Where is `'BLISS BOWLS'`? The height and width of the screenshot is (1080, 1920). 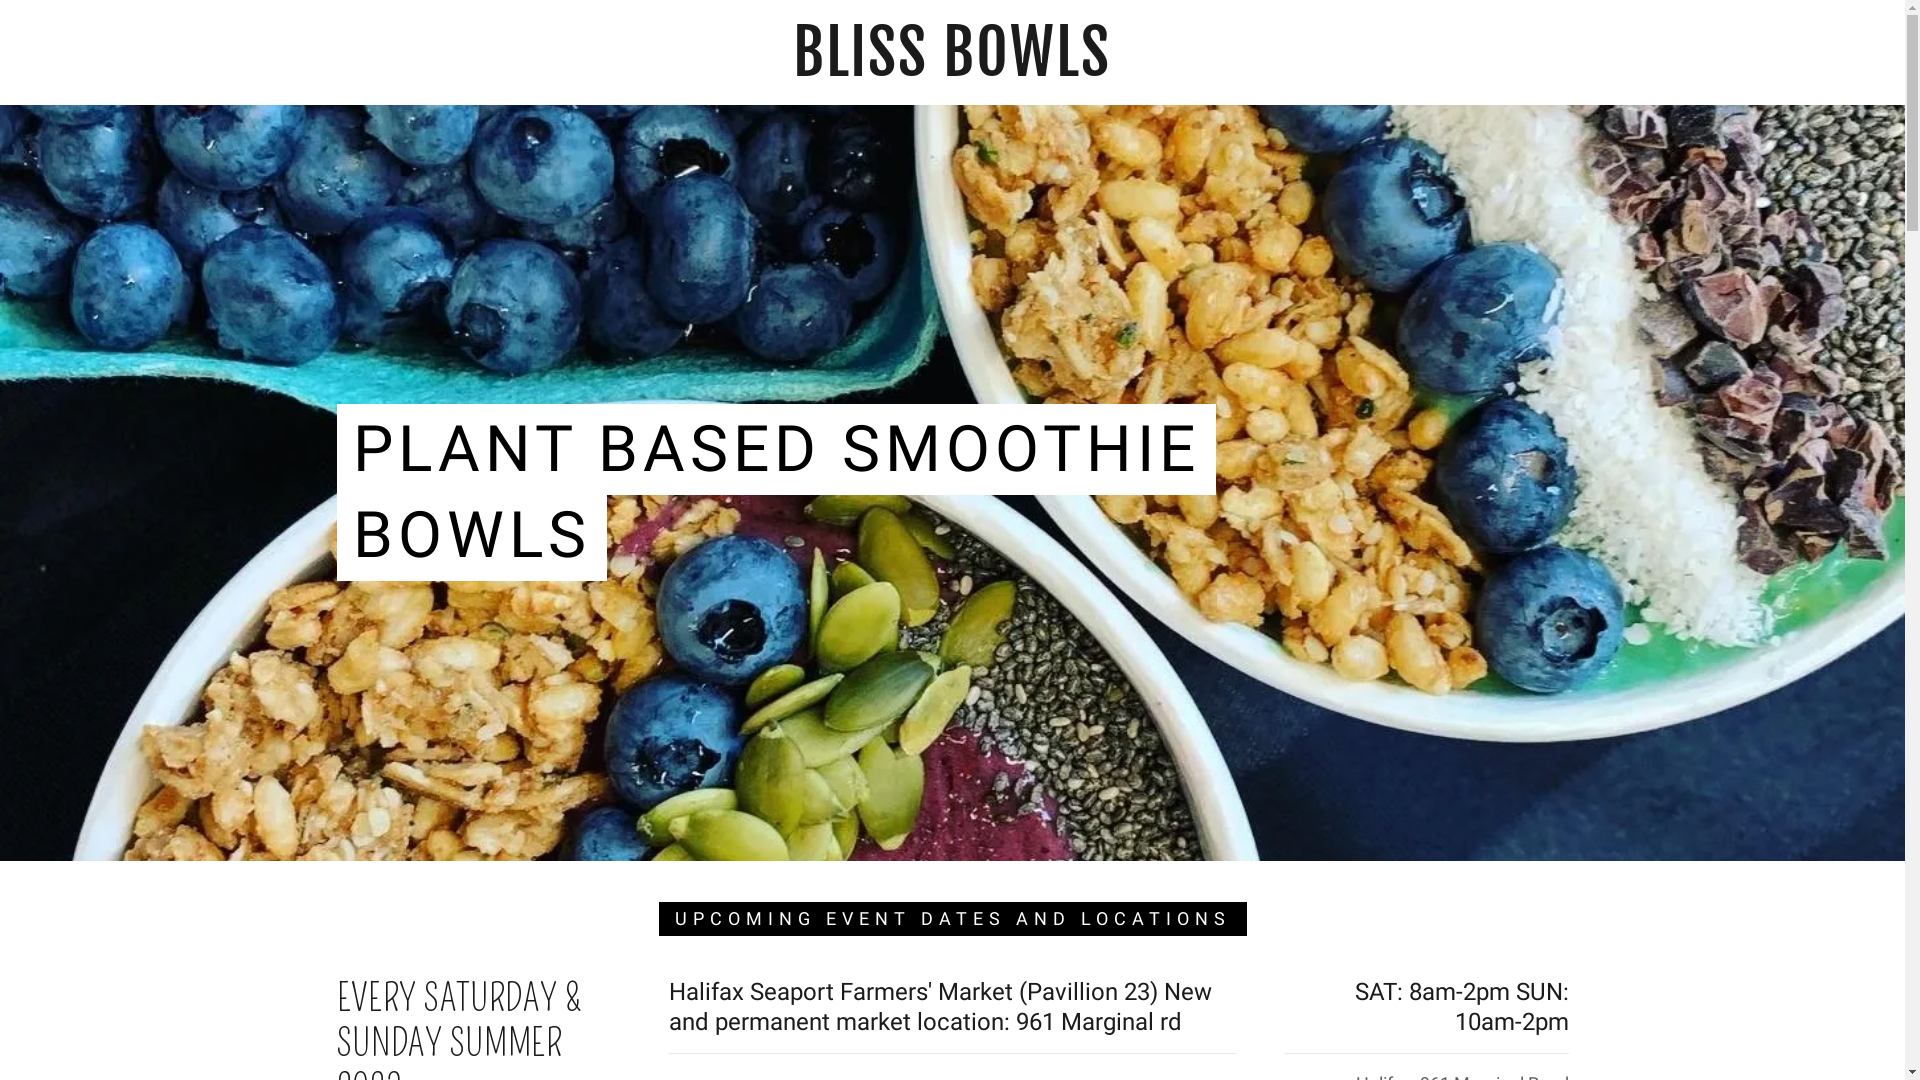
'BLISS BOWLS' is located at coordinates (950, 68).